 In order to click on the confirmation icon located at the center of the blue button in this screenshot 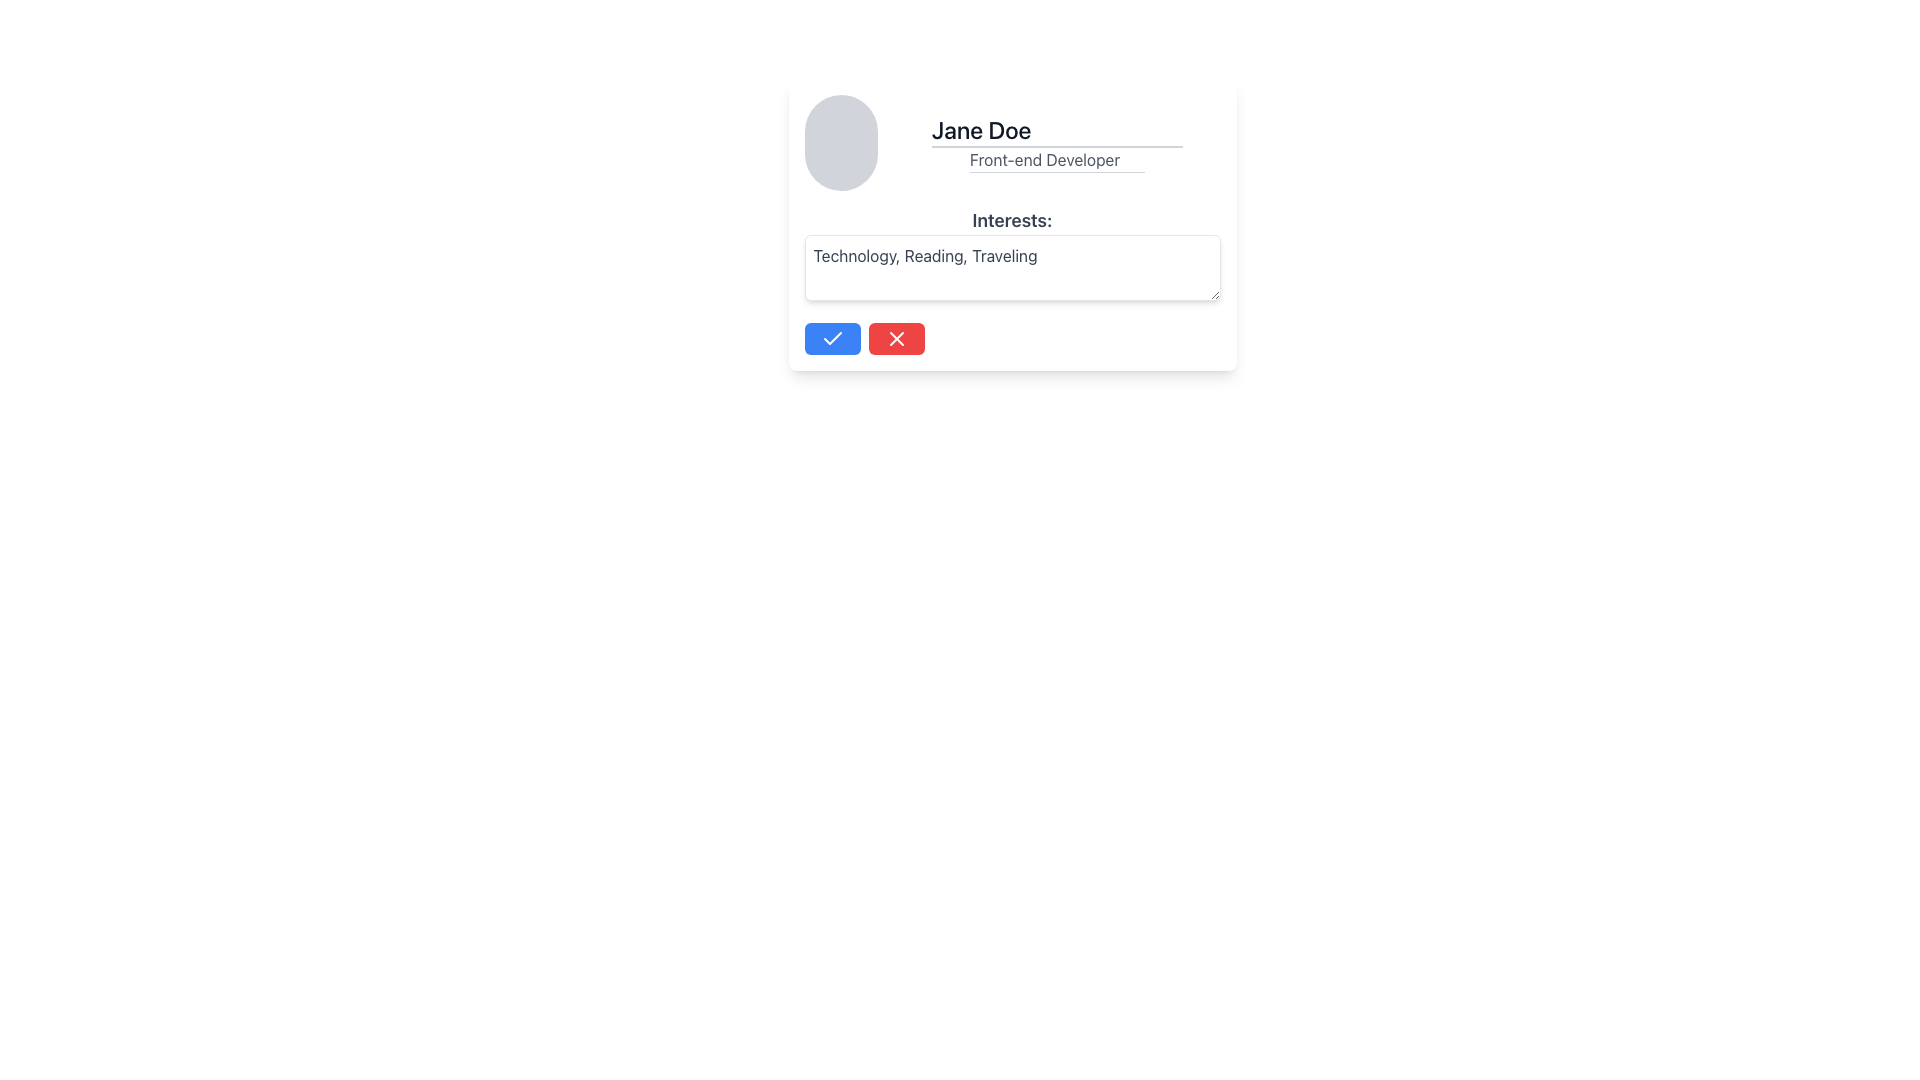, I will do `click(832, 338)`.